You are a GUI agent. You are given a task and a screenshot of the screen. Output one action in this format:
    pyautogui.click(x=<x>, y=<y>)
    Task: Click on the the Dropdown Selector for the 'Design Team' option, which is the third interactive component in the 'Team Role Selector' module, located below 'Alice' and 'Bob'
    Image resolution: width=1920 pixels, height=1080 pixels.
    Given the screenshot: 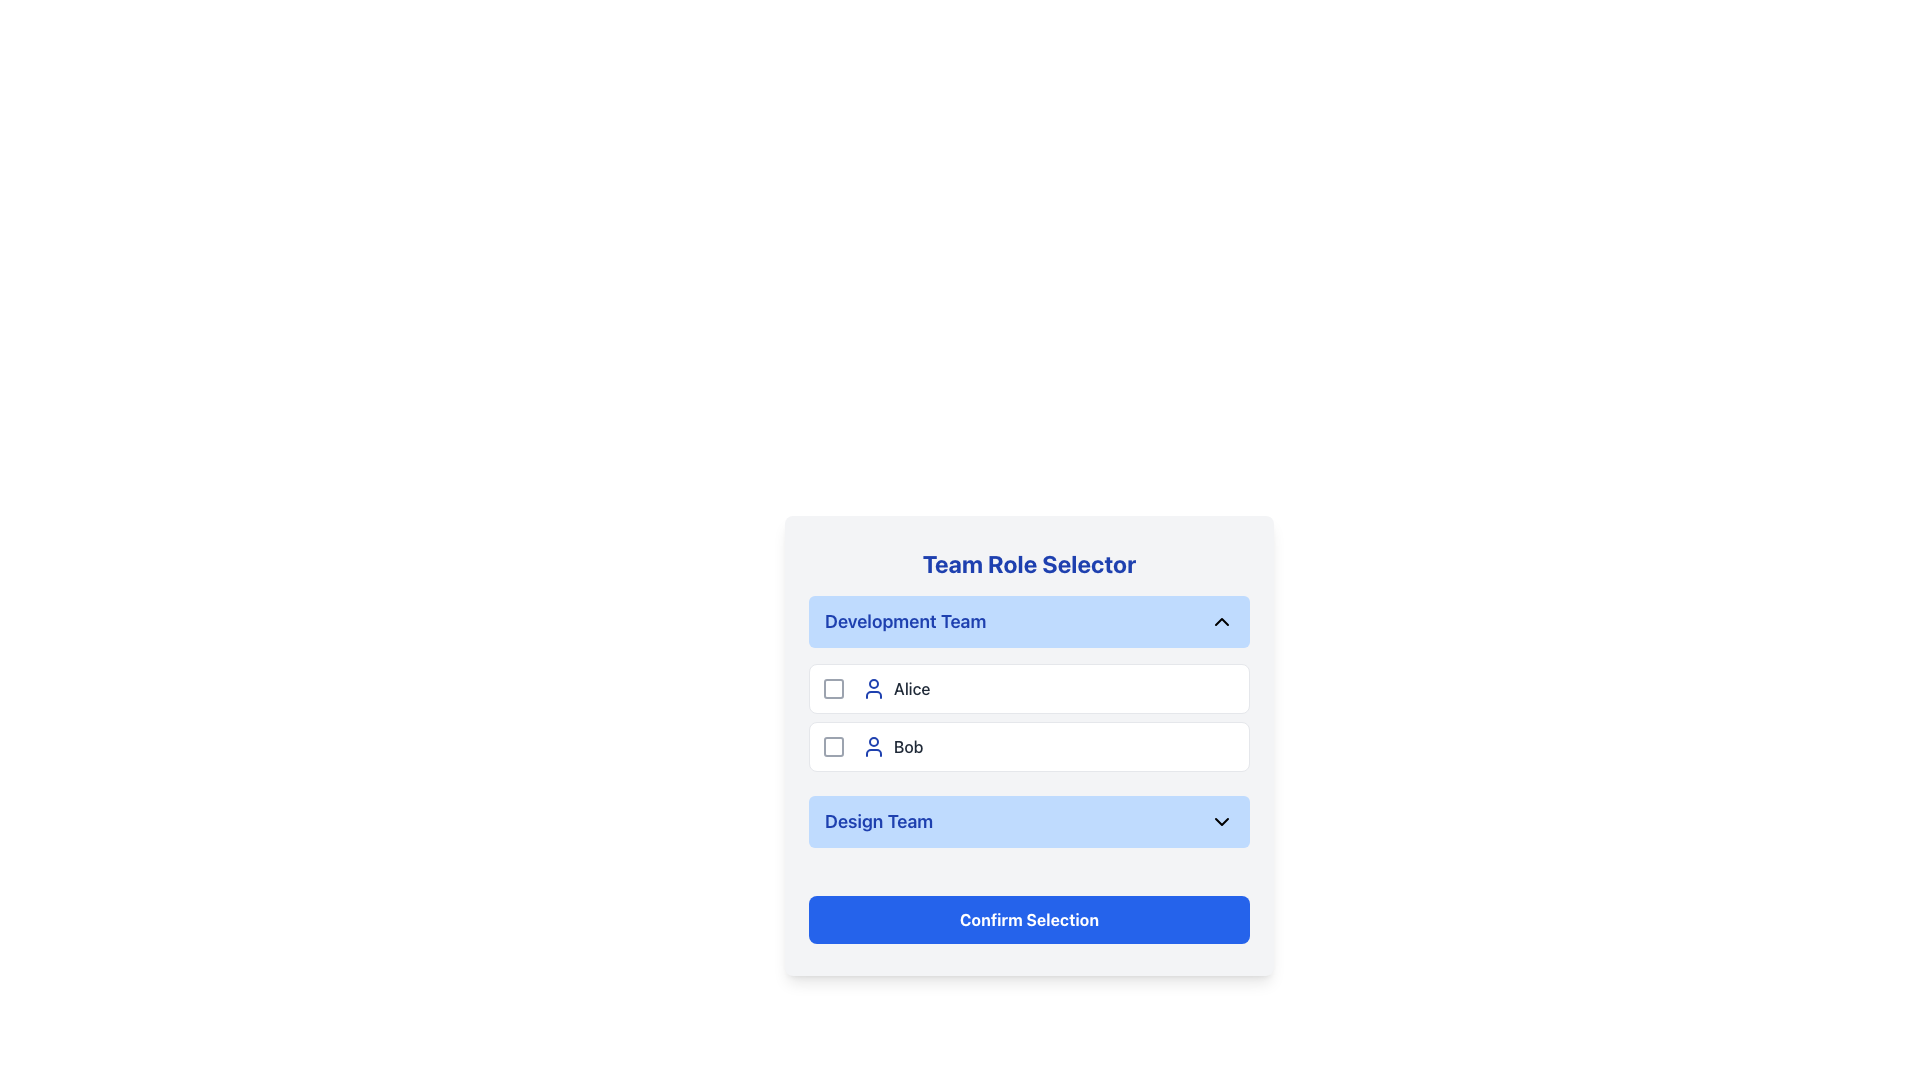 What is the action you would take?
    pyautogui.click(x=1029, y=821)
    